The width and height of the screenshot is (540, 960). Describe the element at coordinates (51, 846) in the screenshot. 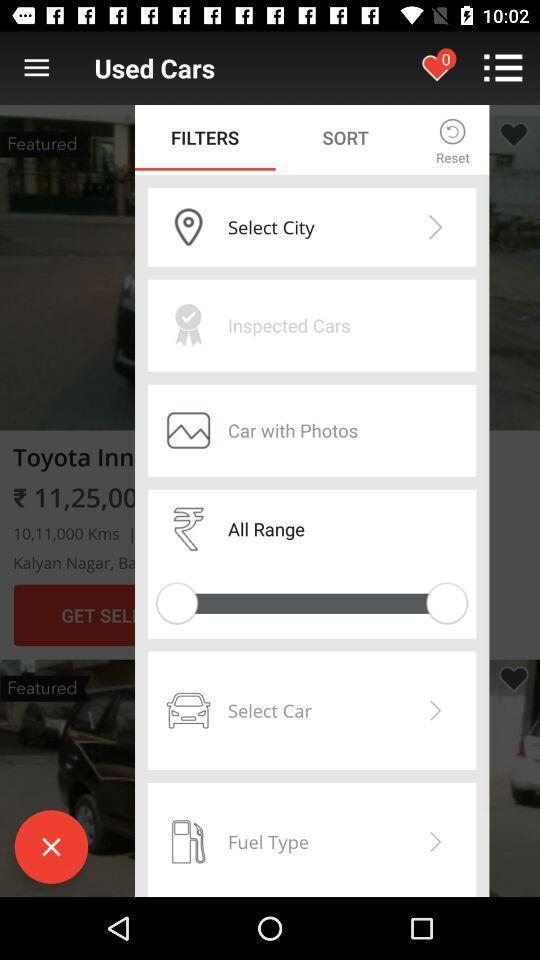

I see `the close icon` at that location.